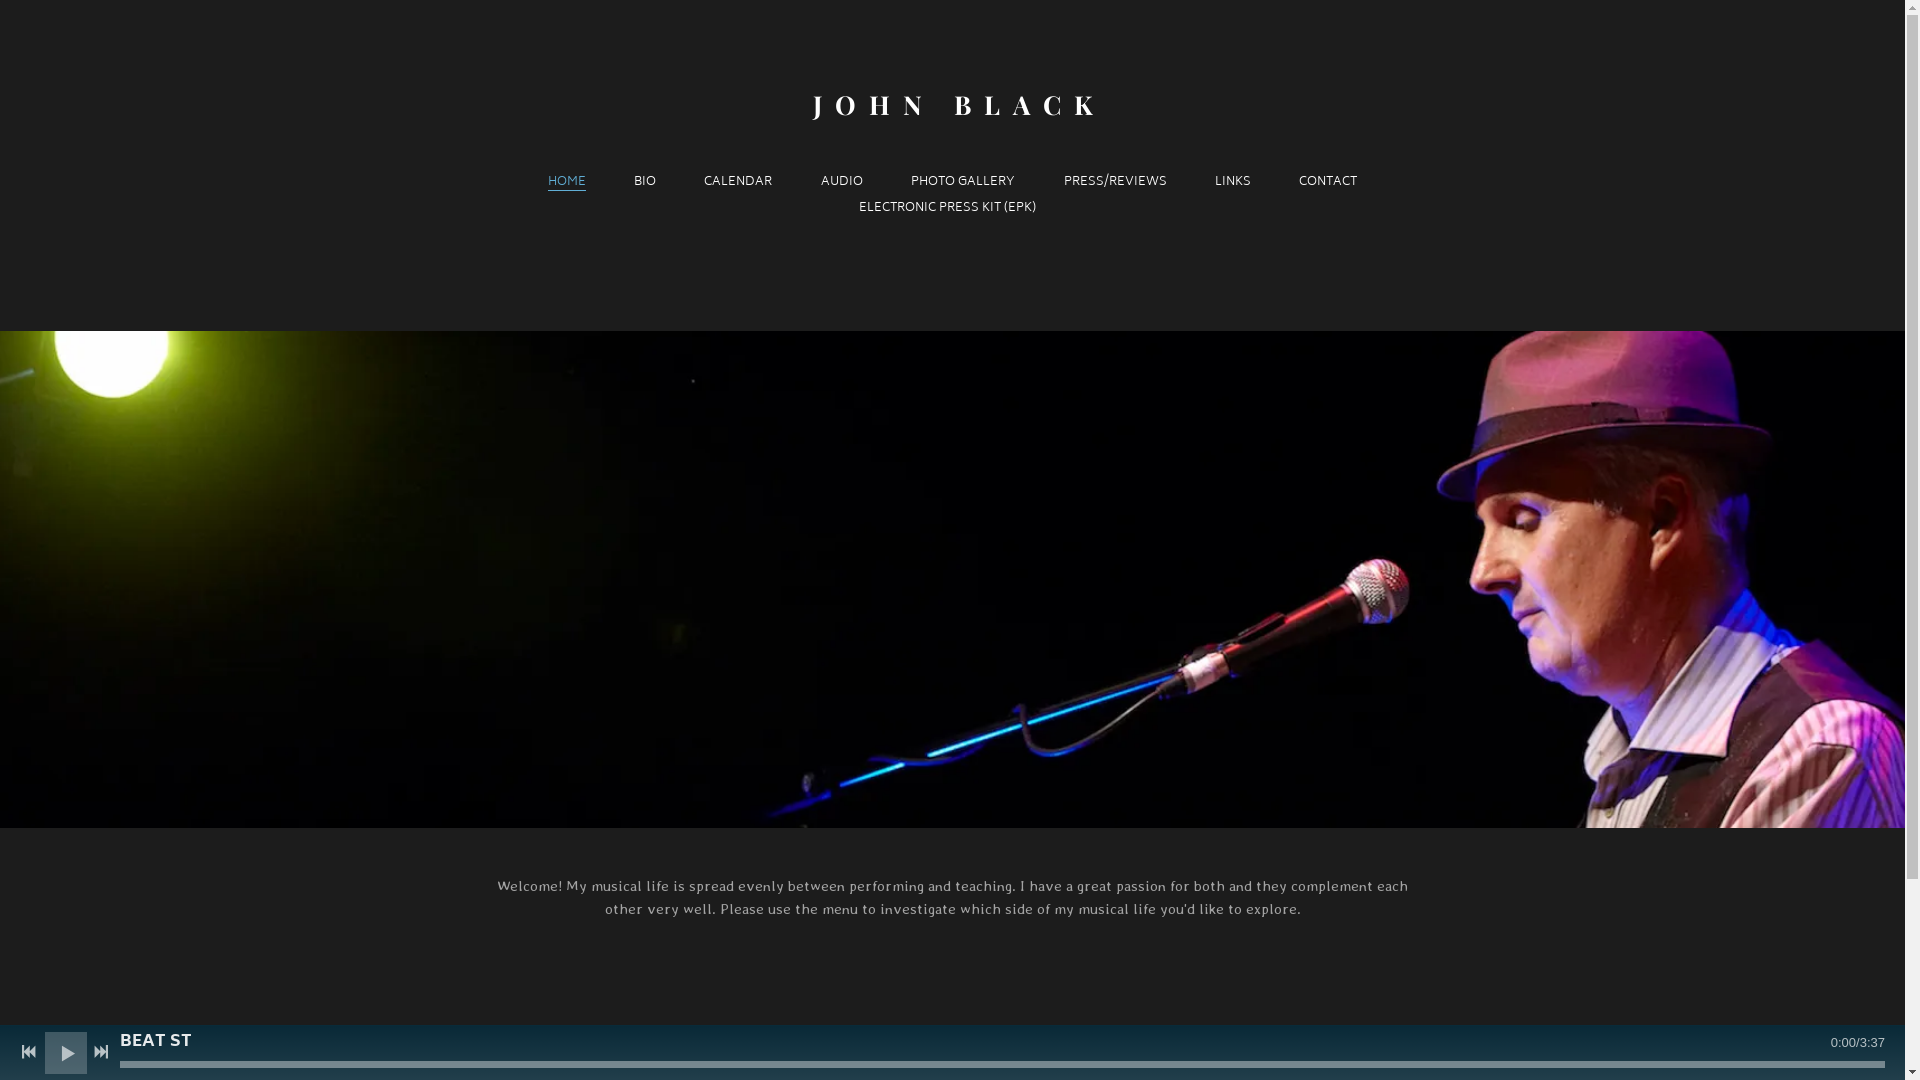 The height and width of the screenshot is (1080, 1920). I want to click on 'ELECTRONIC PRESS KIT (EPK)', so click(859, 208).